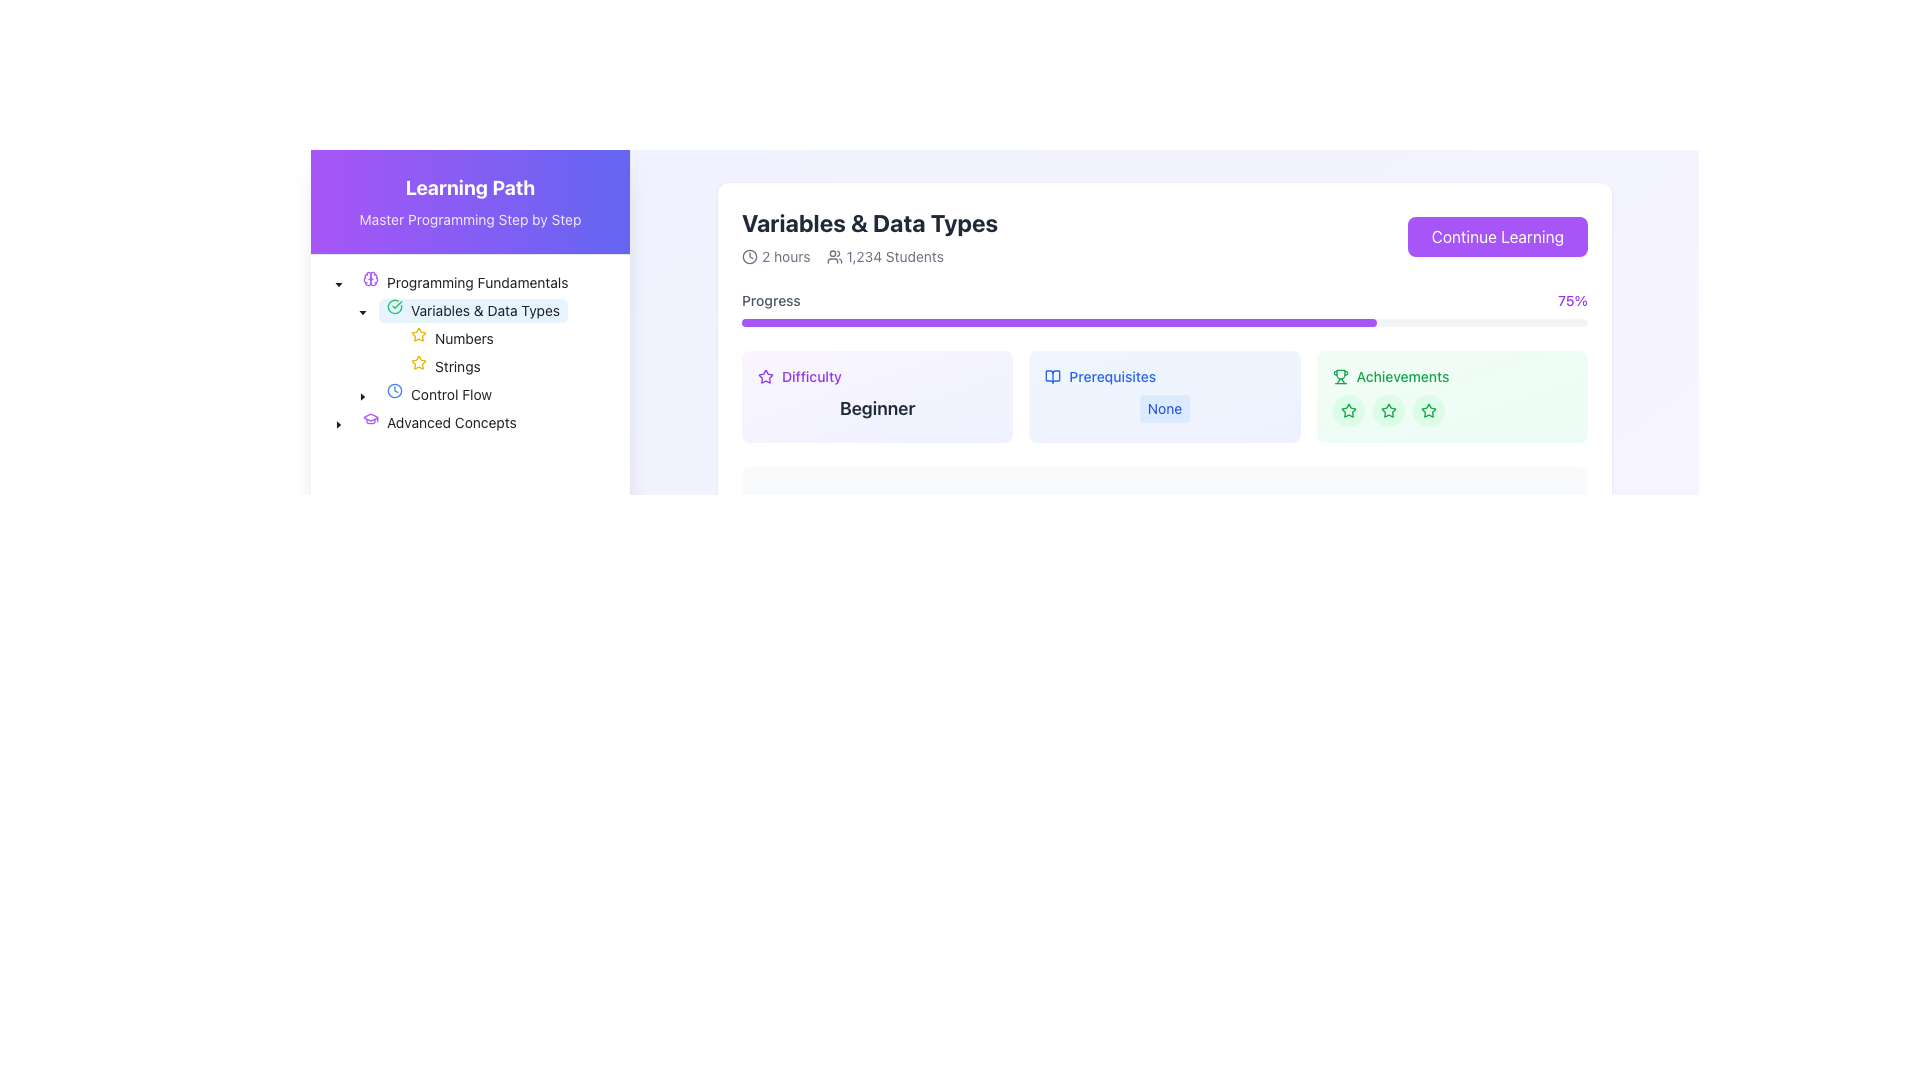  Describe the element at coordinates (1348, 410) in the screenshot. I see `the rightmost star icon in the Achievements section` at that location.